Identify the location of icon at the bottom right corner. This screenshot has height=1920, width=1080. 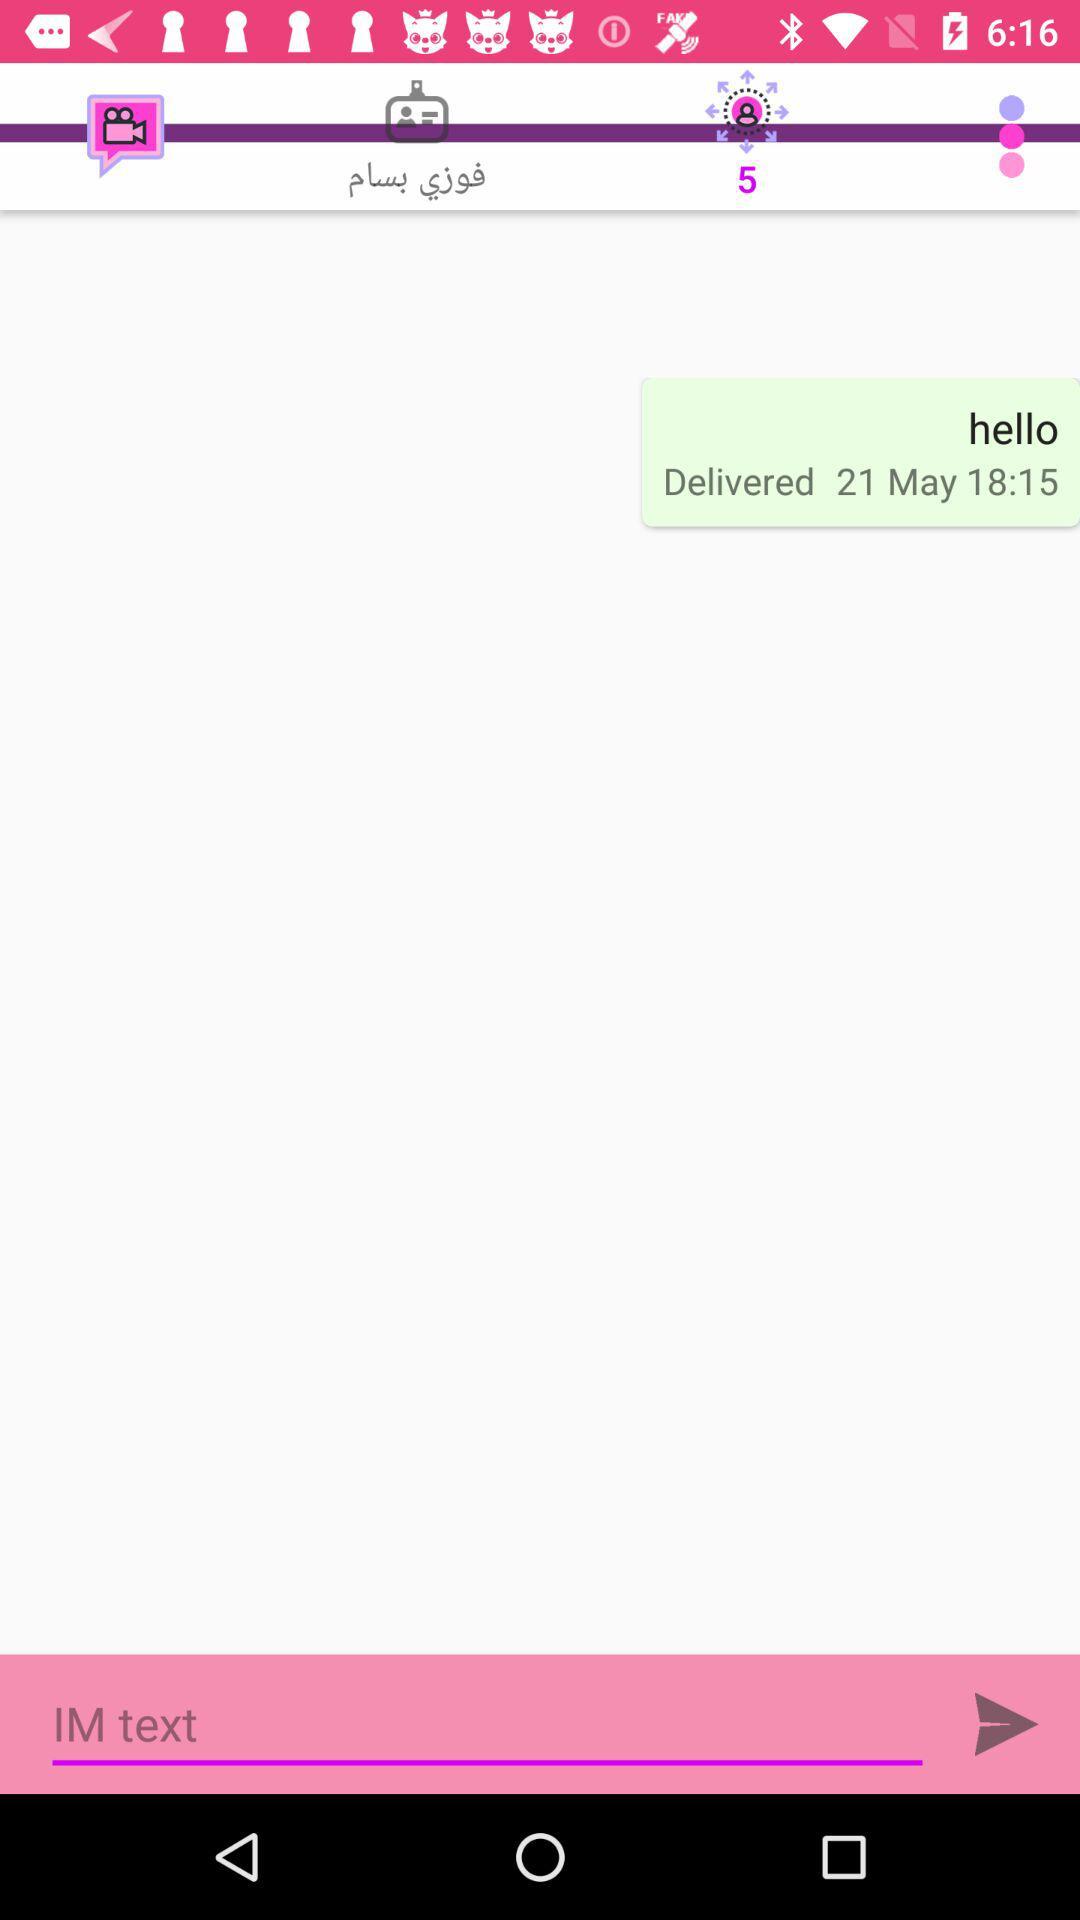
(1006, 1723).